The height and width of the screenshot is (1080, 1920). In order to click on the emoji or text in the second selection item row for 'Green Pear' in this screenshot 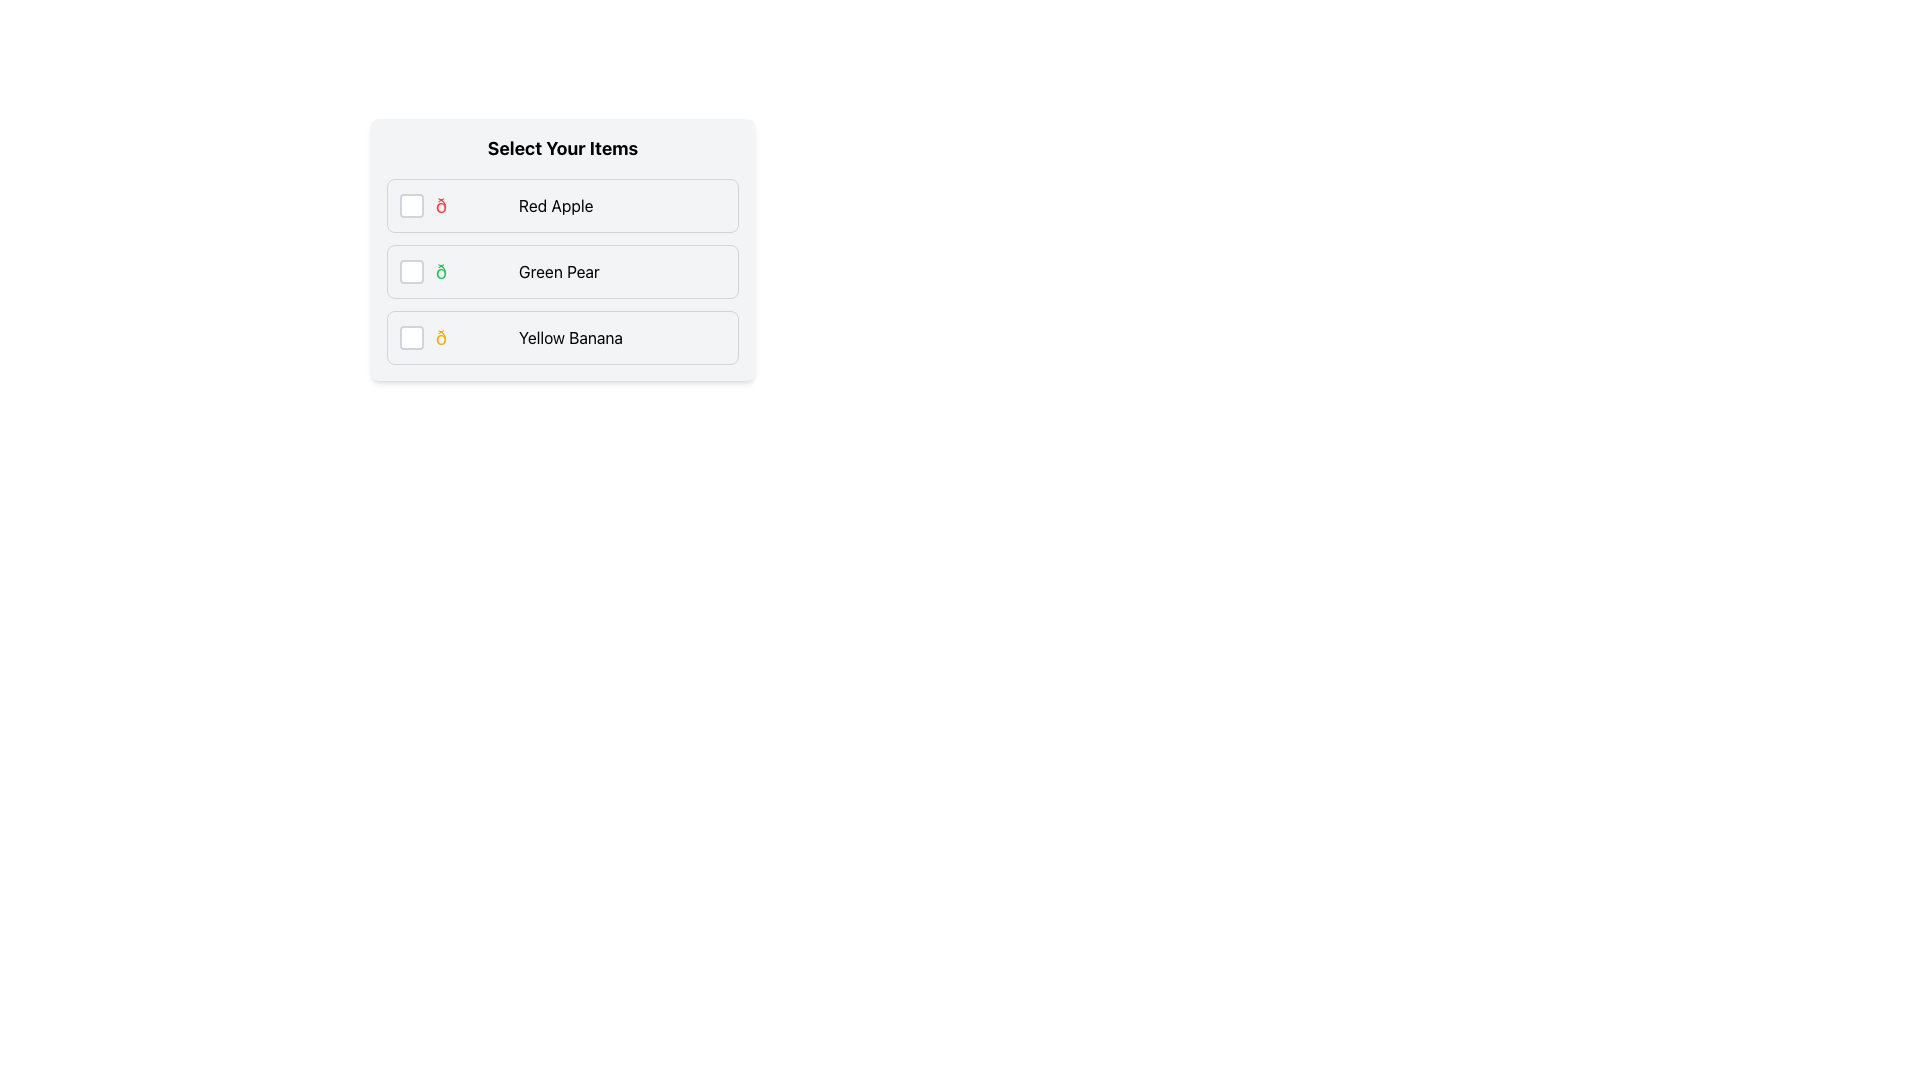, I will do `click(561, 272)`.